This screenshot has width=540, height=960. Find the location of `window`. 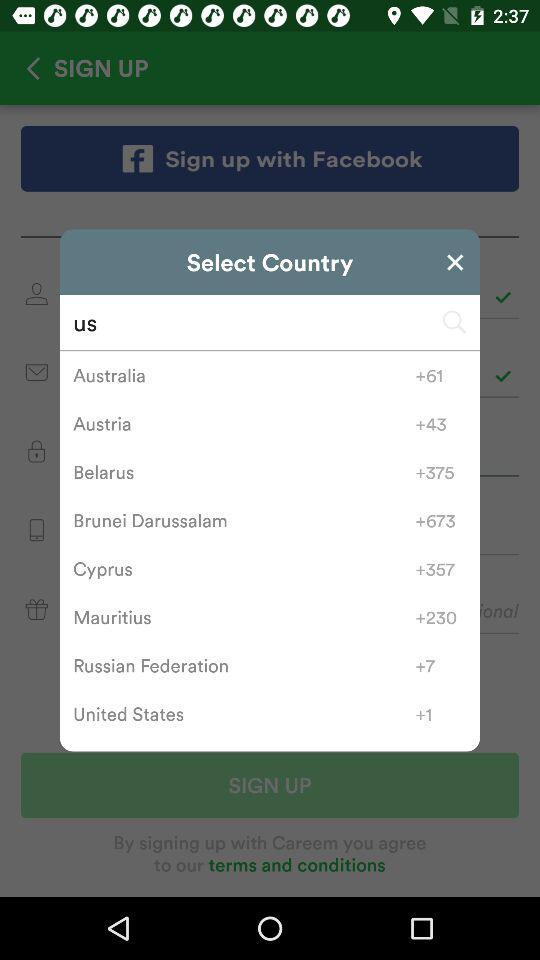

window is located at coordinates (455, 261).